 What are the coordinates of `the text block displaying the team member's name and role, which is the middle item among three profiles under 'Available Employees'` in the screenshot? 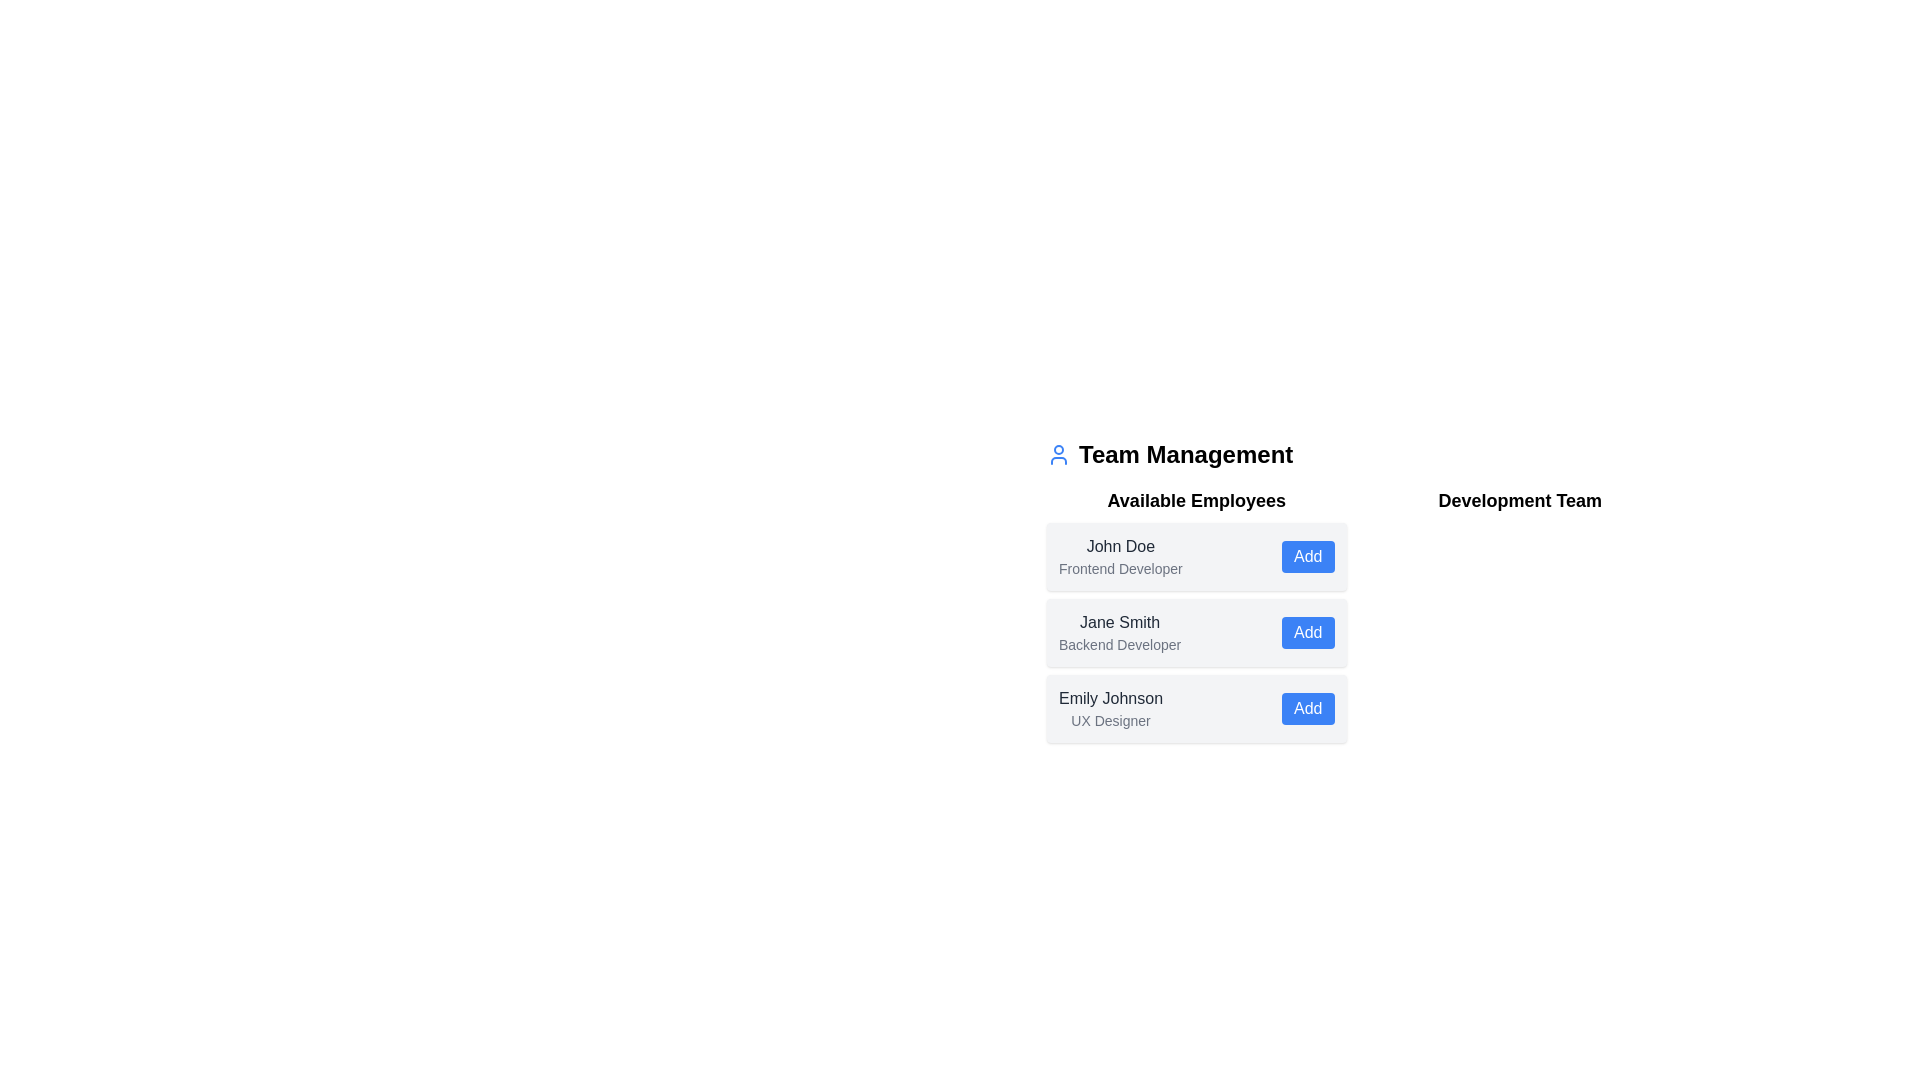 It's located at (1120, 632).